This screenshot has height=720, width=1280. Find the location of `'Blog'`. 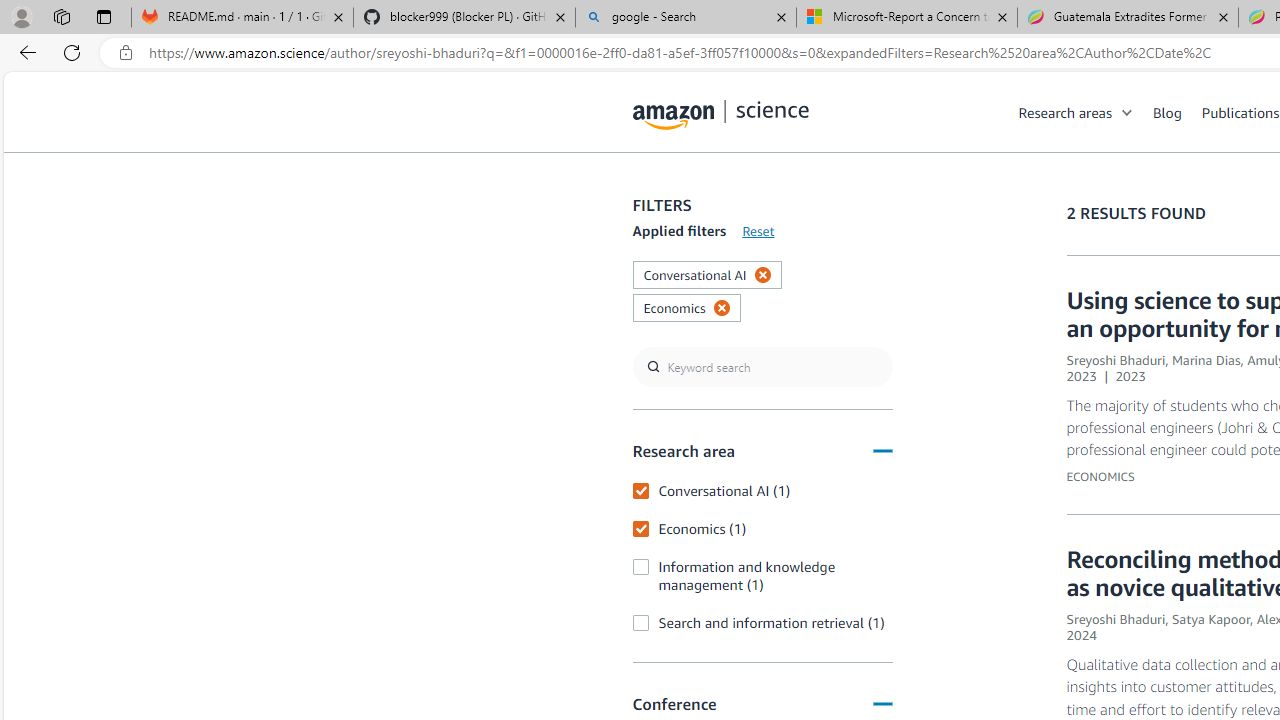

'Blog' is located at coordinates (1167, 111).